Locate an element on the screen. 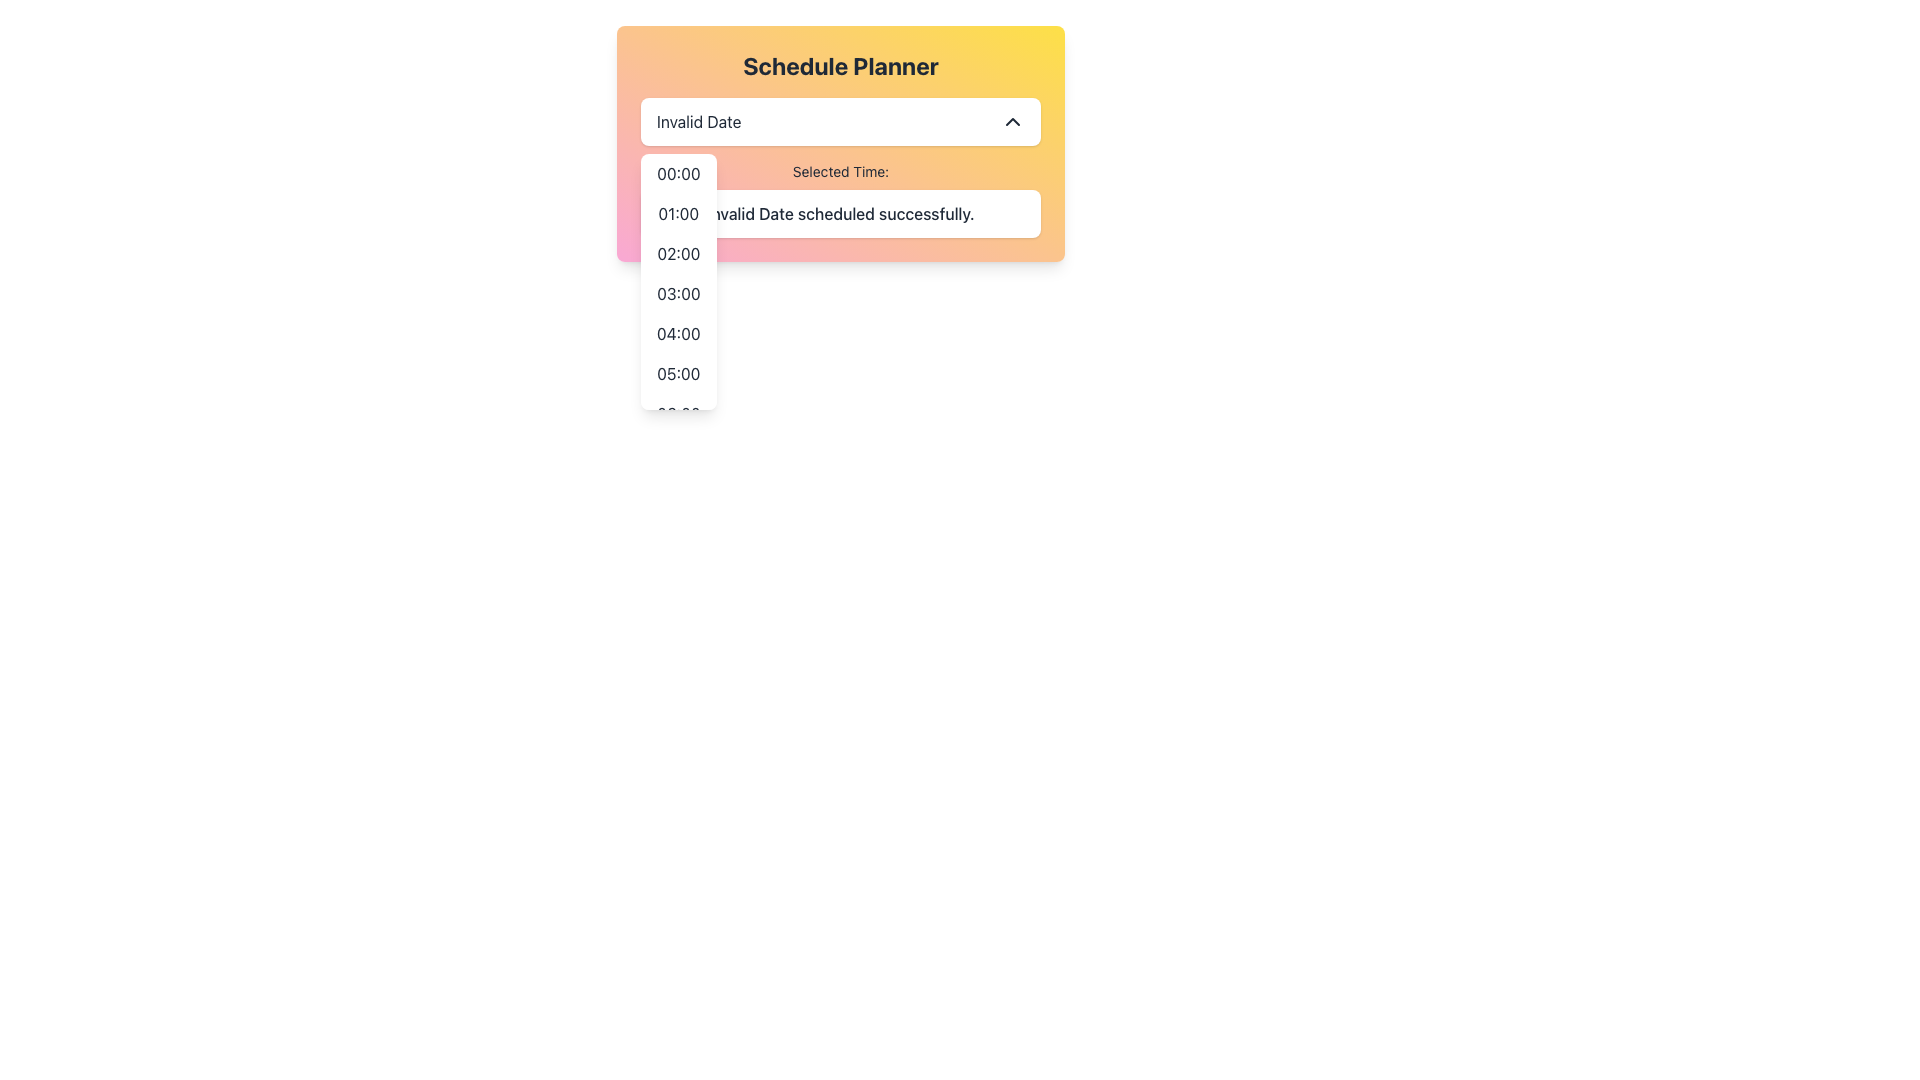  to select the time slot '05:00' from the sixth item in the vertical list of time slots in the scheduling interface is located at coordinates (678, 374).